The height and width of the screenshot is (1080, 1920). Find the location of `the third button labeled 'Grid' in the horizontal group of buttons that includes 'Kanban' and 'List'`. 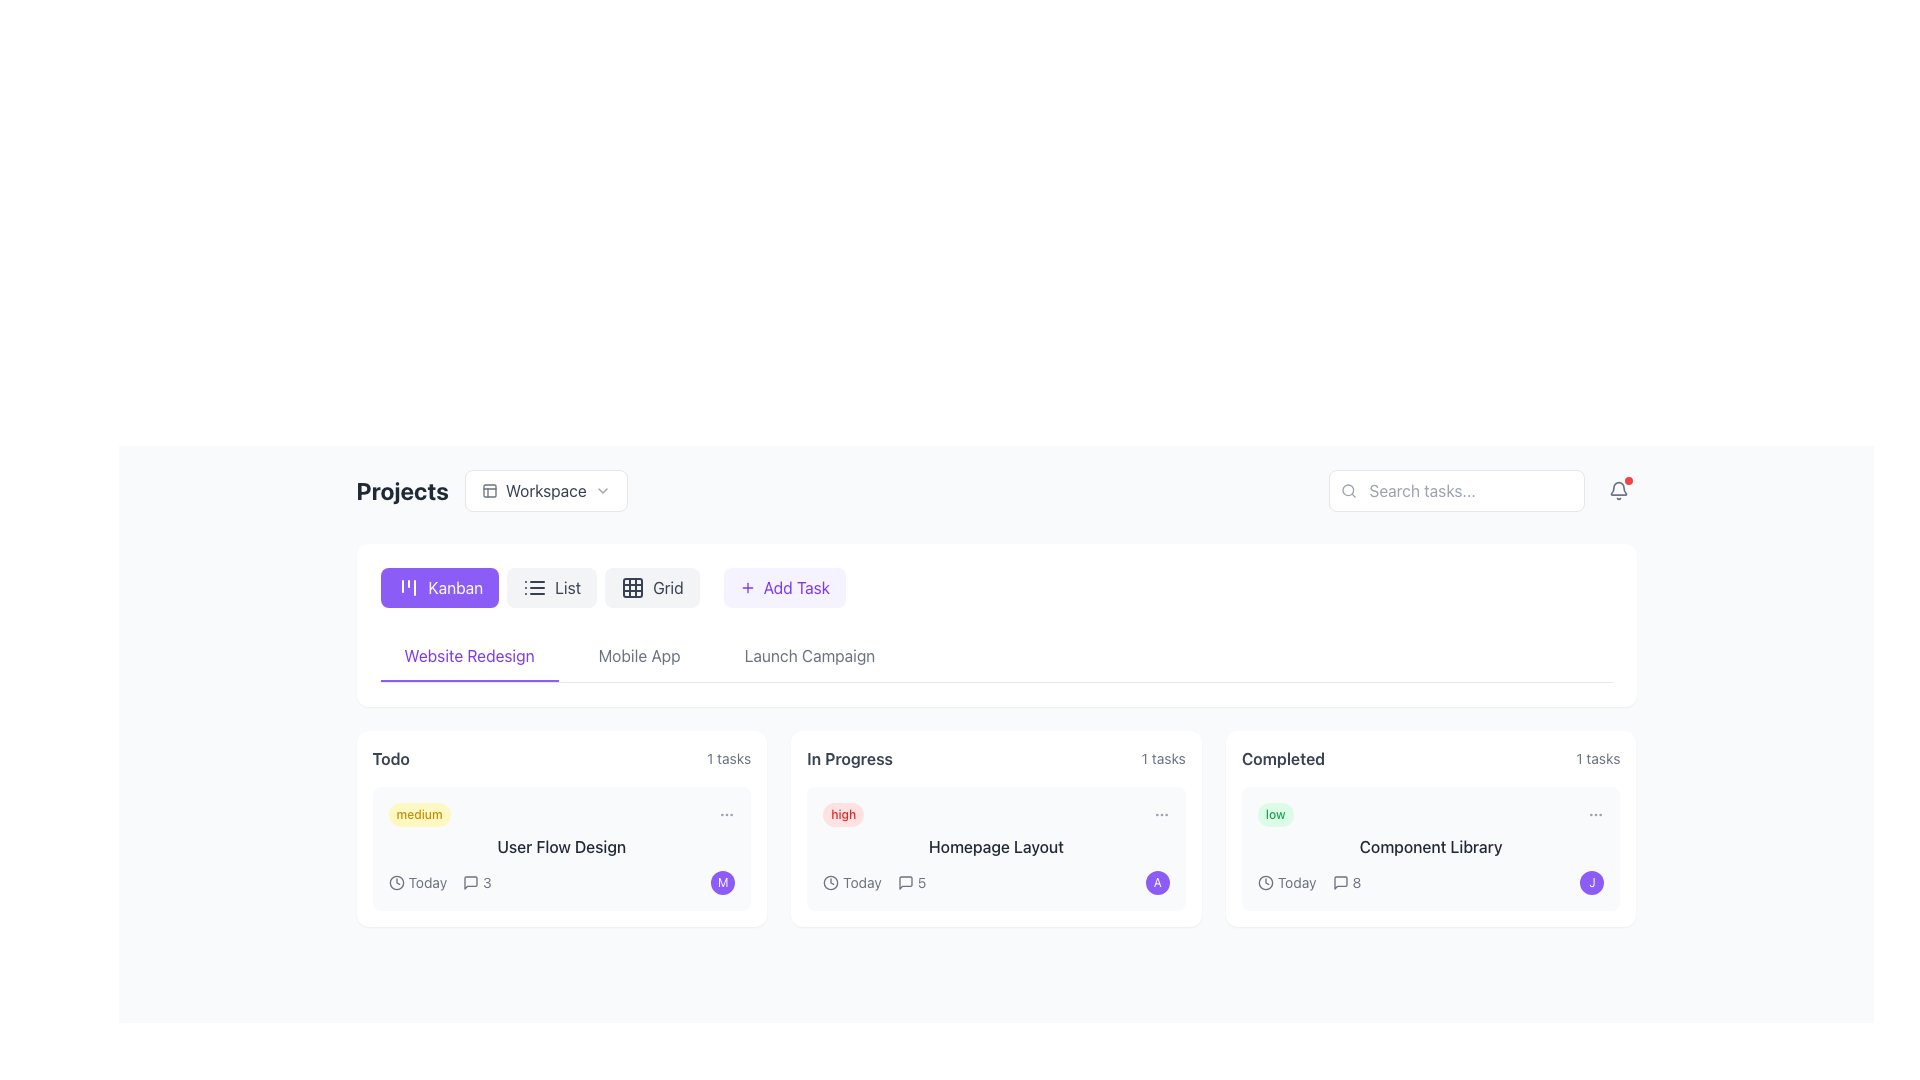

the third button labeled 'Grid' in the horizontal group of buttons that includes 'Kanban' and 'List' is located at coordinates (652, 586).